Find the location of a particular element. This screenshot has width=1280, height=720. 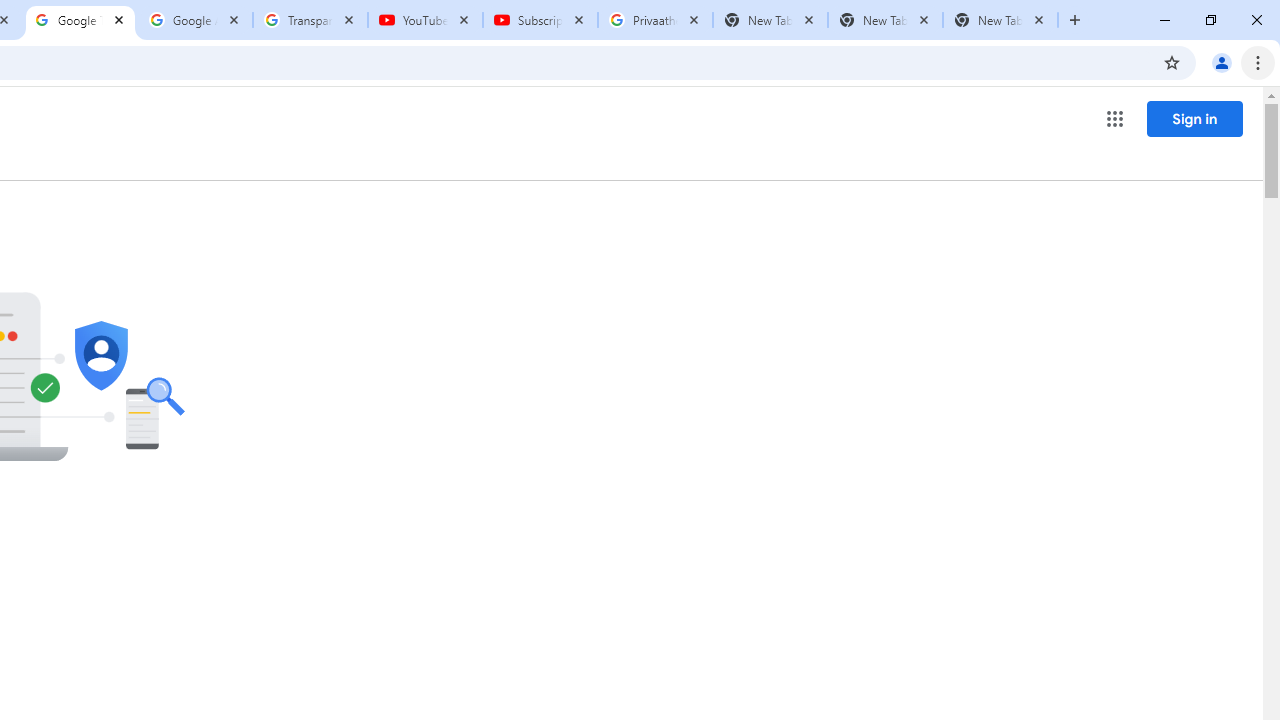

'Subscriptions - YouTube' is located at coordinates (540, 20).